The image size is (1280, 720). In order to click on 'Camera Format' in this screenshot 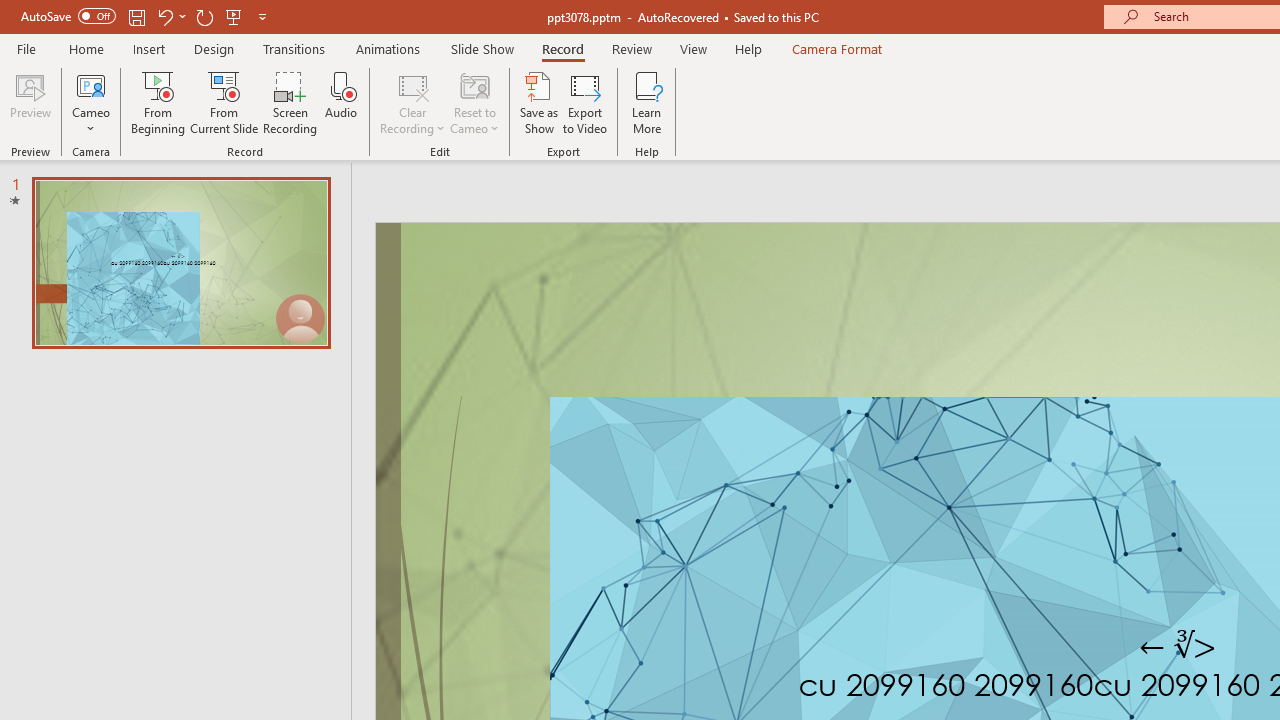, I will do `click(837, 48)`.